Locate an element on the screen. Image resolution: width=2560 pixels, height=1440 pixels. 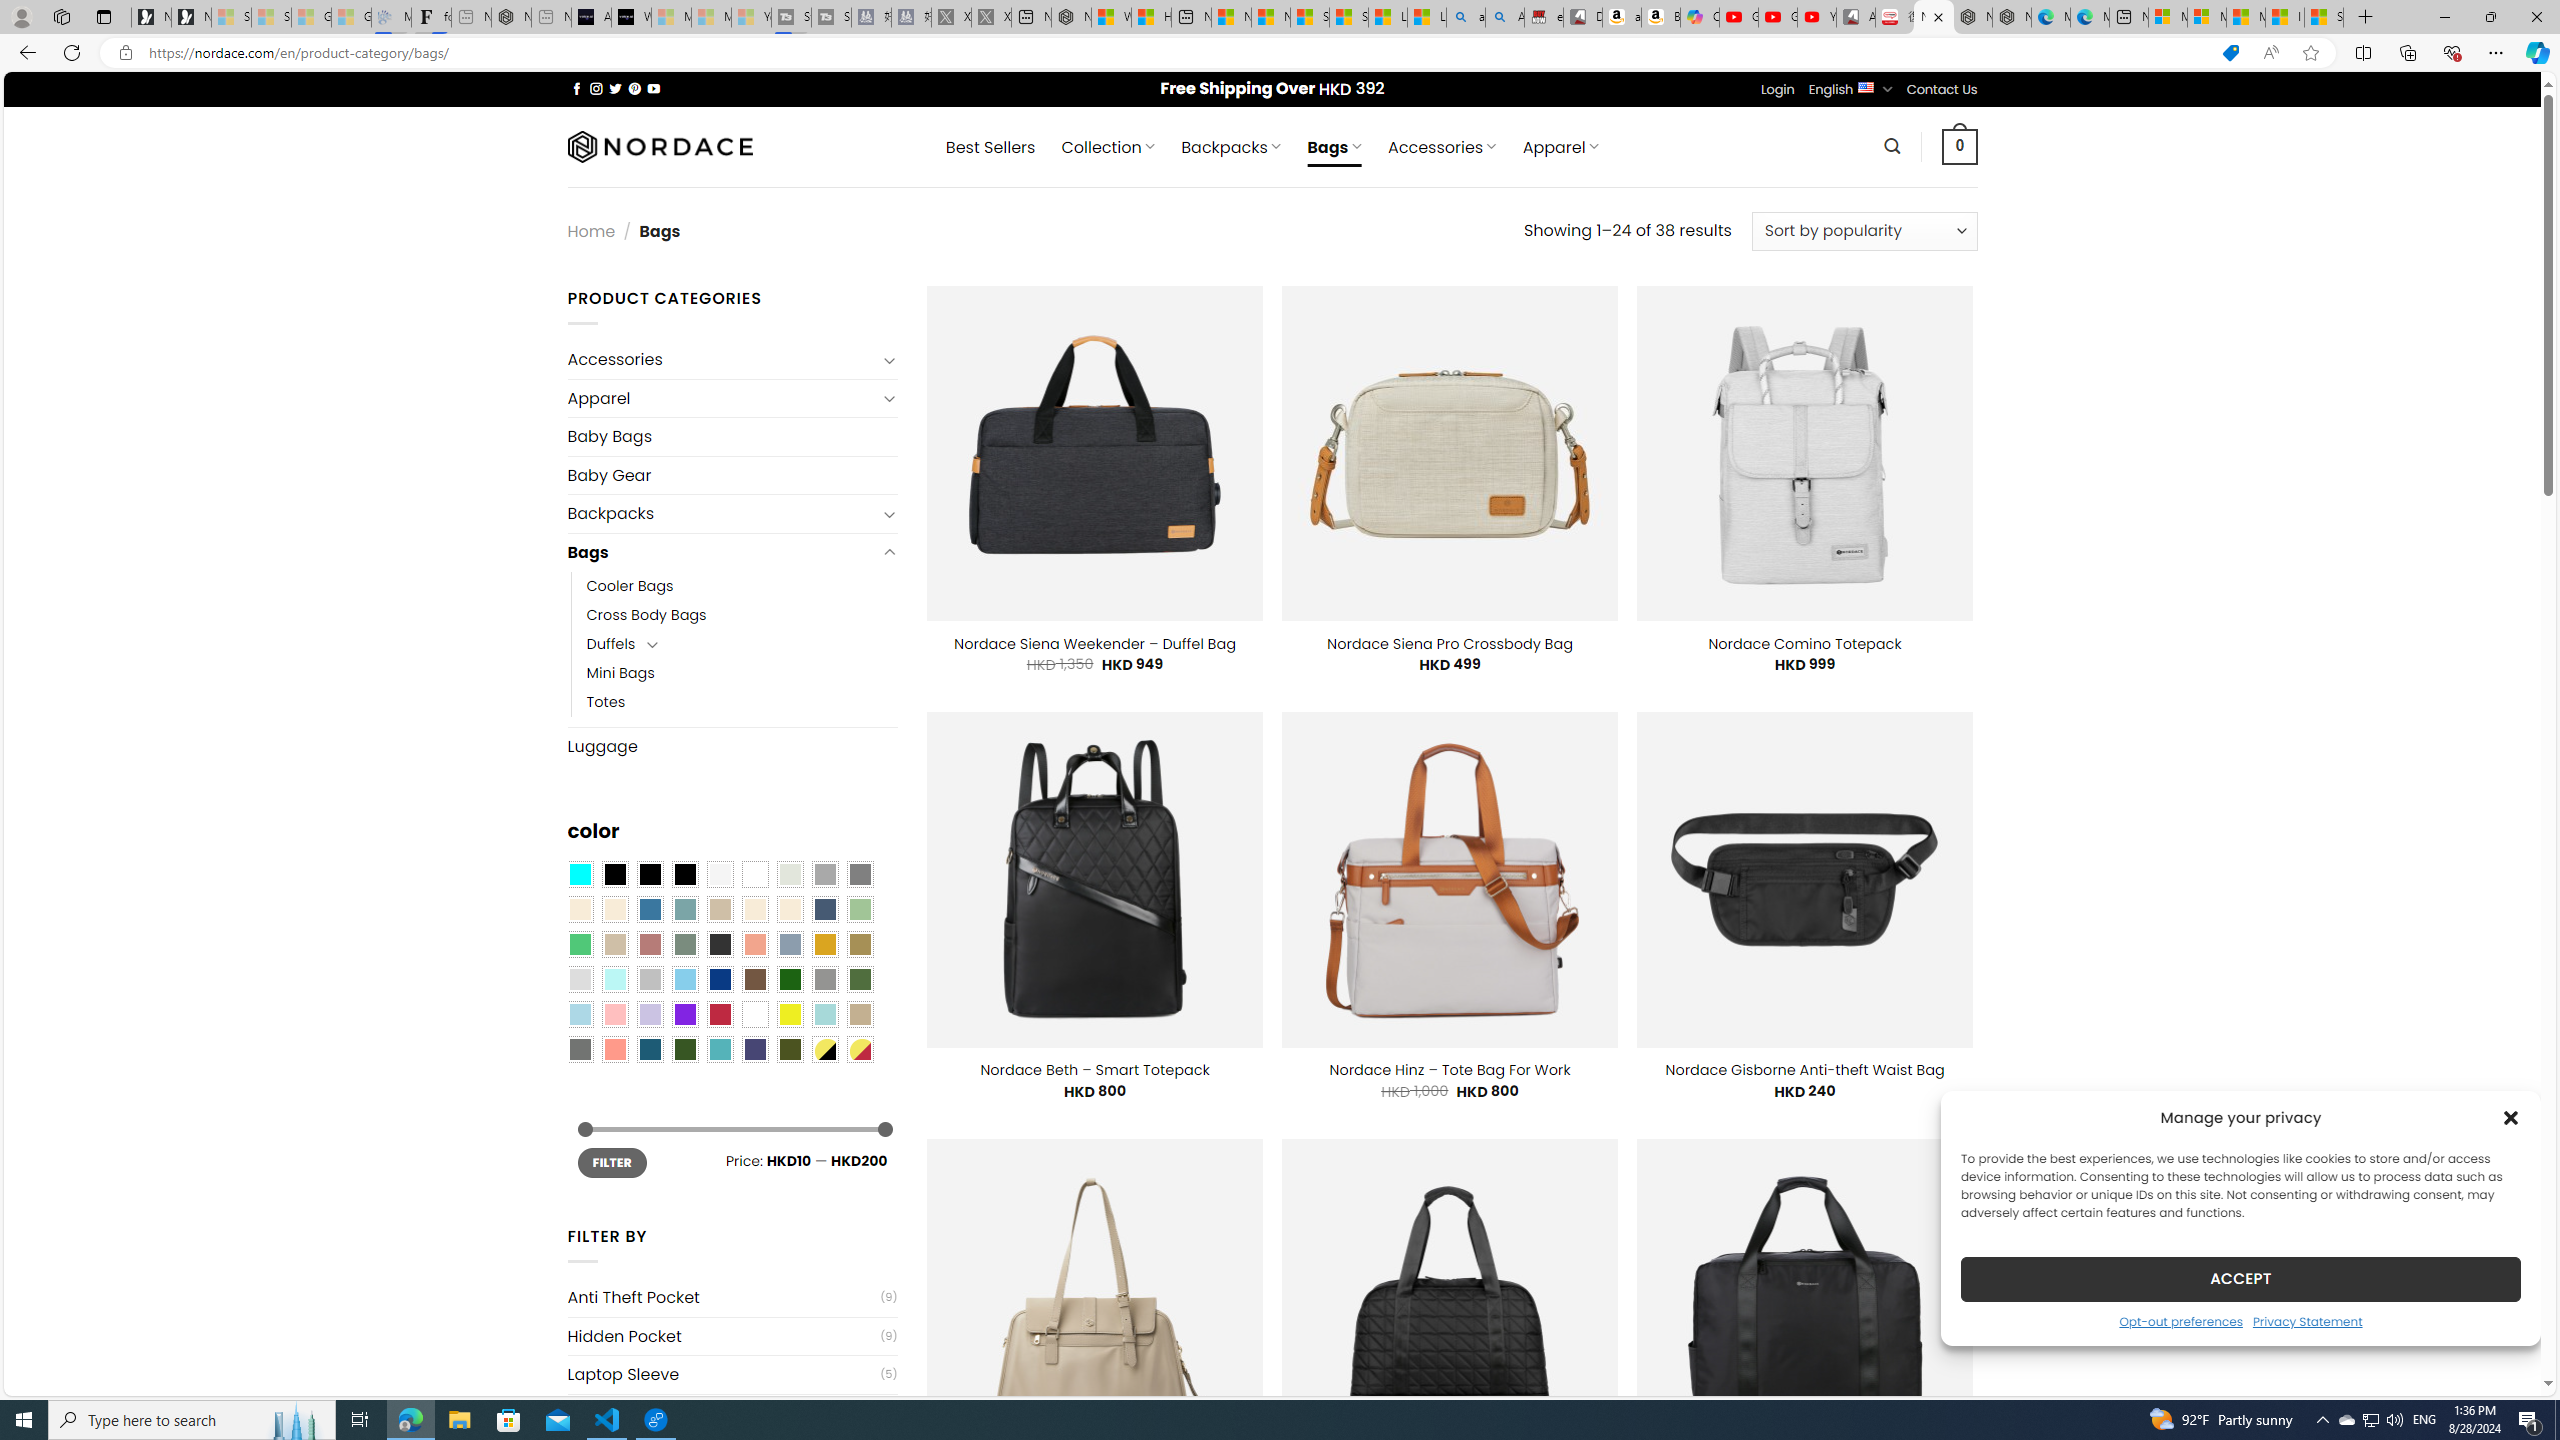
' Best Sellers' is located at coordinates (990, 146).